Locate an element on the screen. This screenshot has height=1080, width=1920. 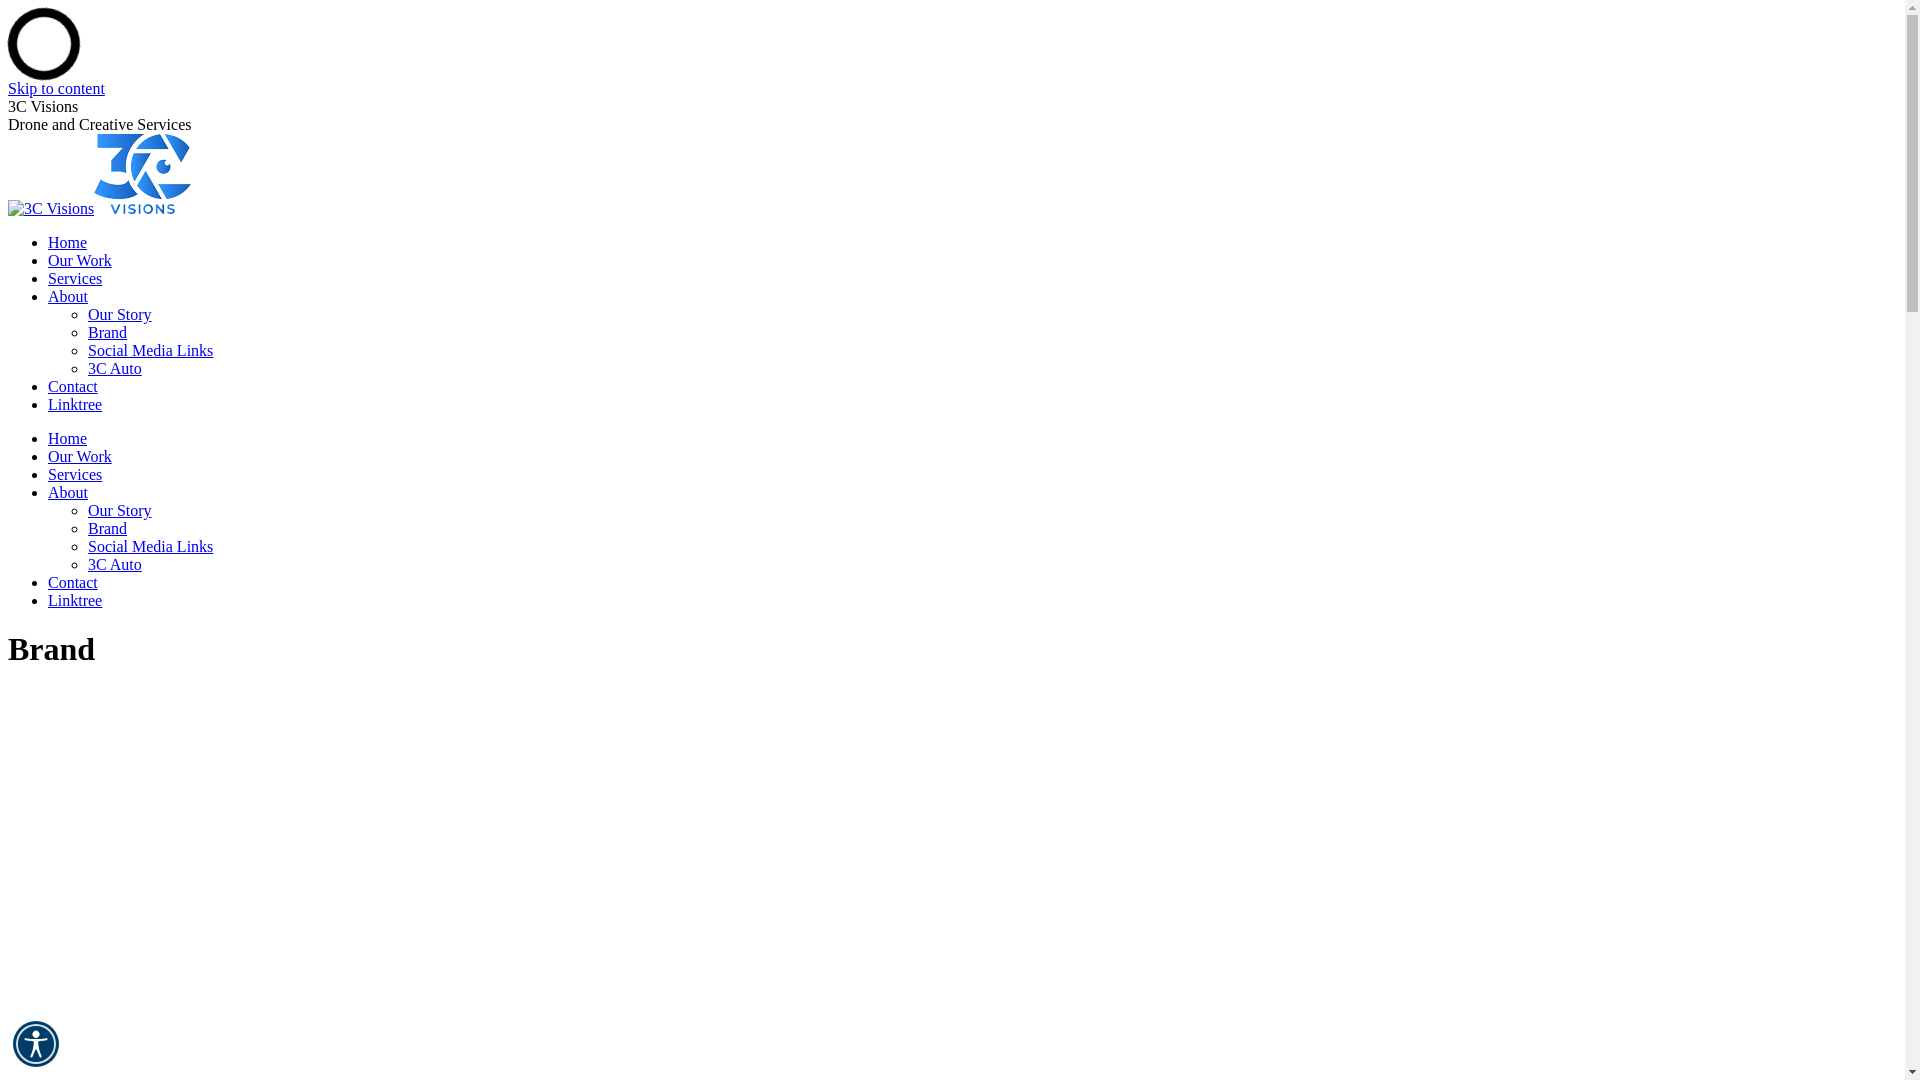
'Brand' is located at coordinates (106, 331).